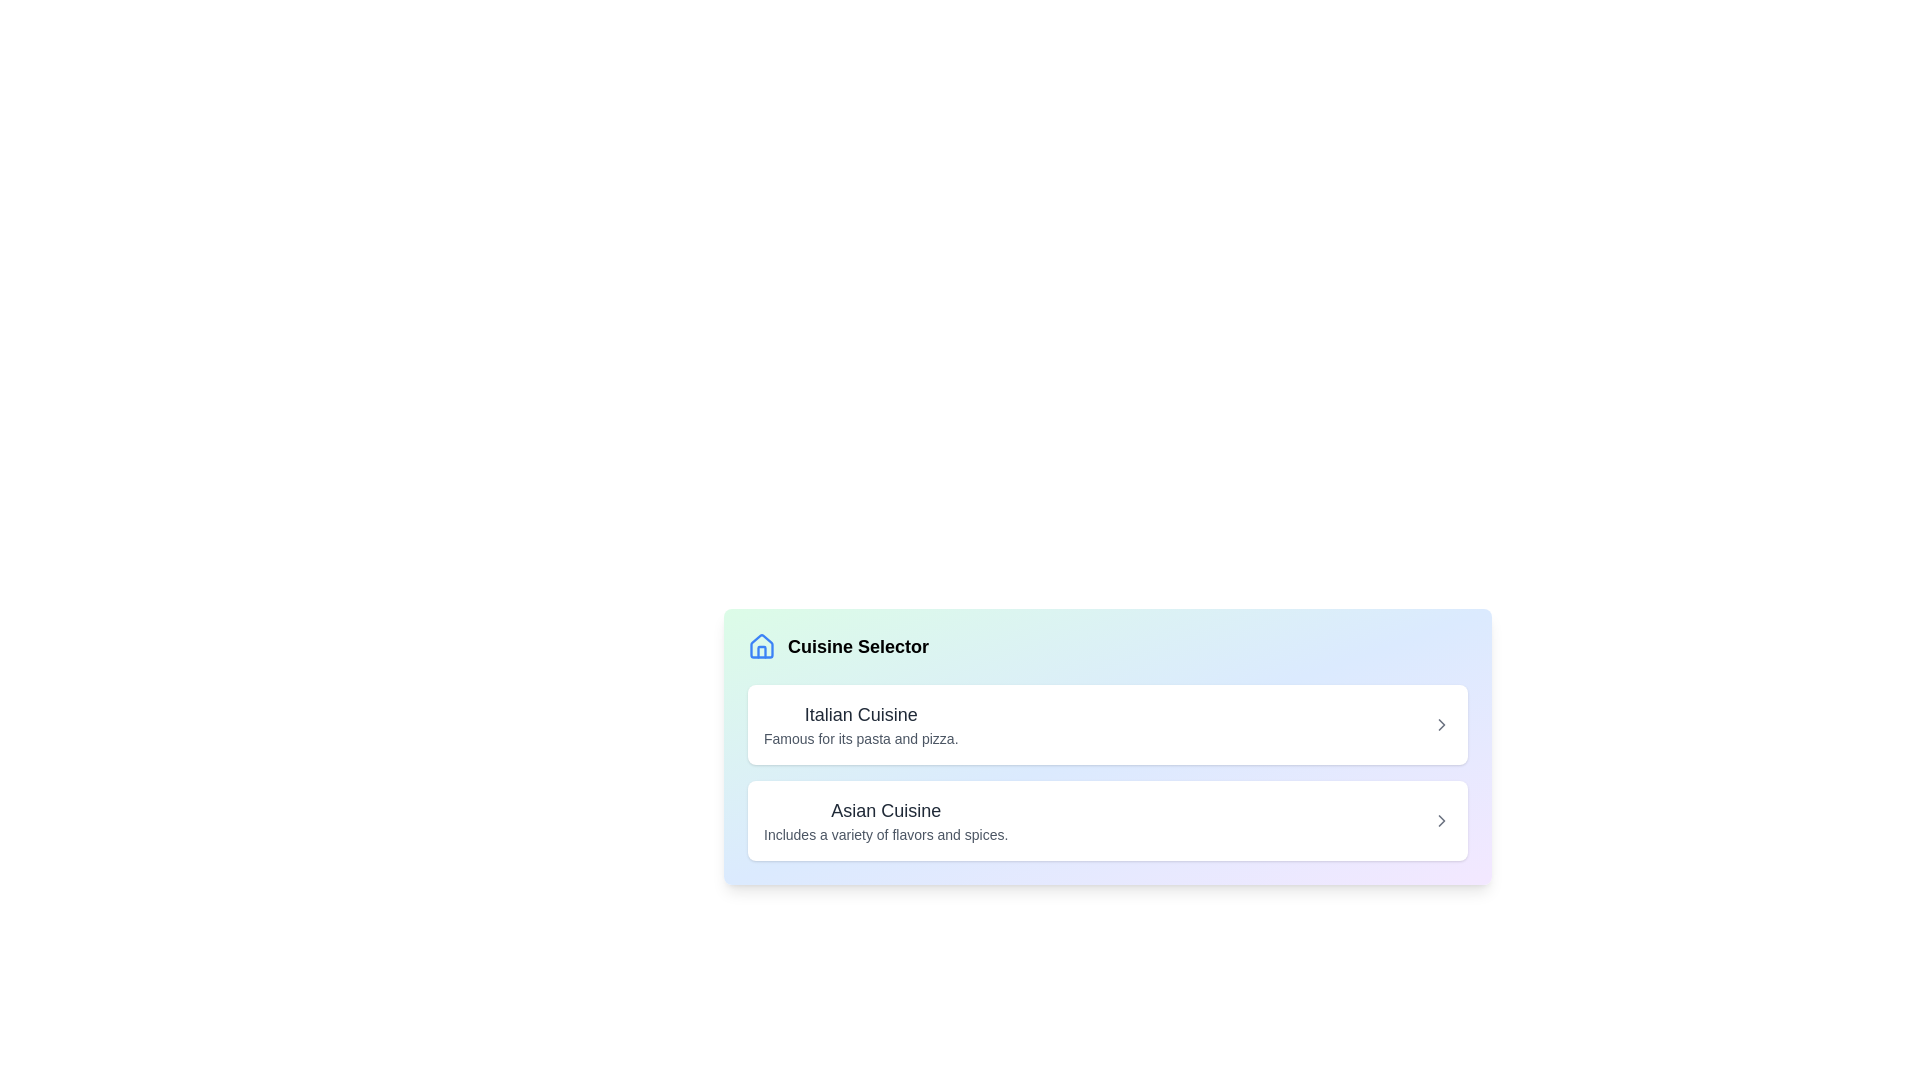 The width and height of the screenshot is (1920, 1080). What do you see at coordinates (885, 821) in the screenshot?
I see `the 'Asian Cuisine' text label, which is the second item under the 'Cuisine Selector' header, featuring a bold font and a description about flavors and spices` at bounding box center [885, 821].